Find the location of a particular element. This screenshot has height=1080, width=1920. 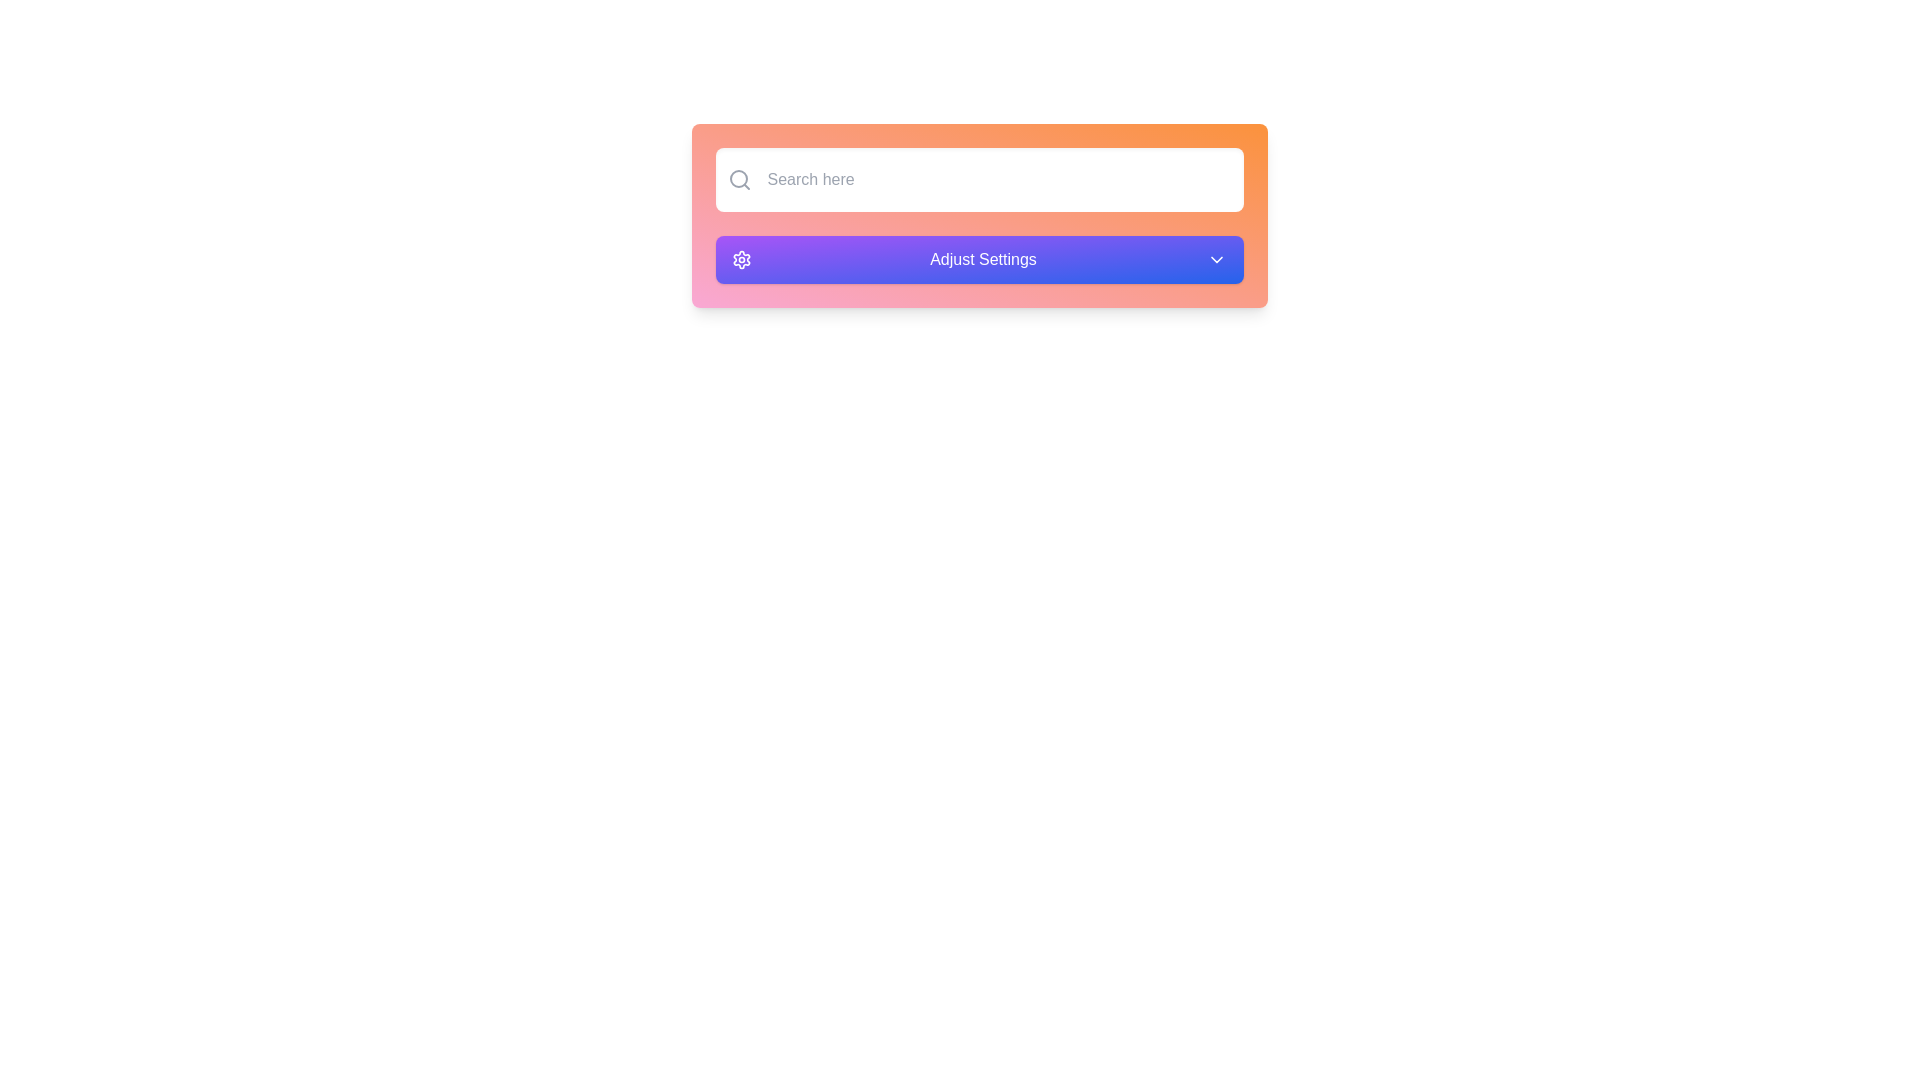

the small circular graphic element located at the center of the search icon on the top-left of the interface is located at coordinates (737, 177).